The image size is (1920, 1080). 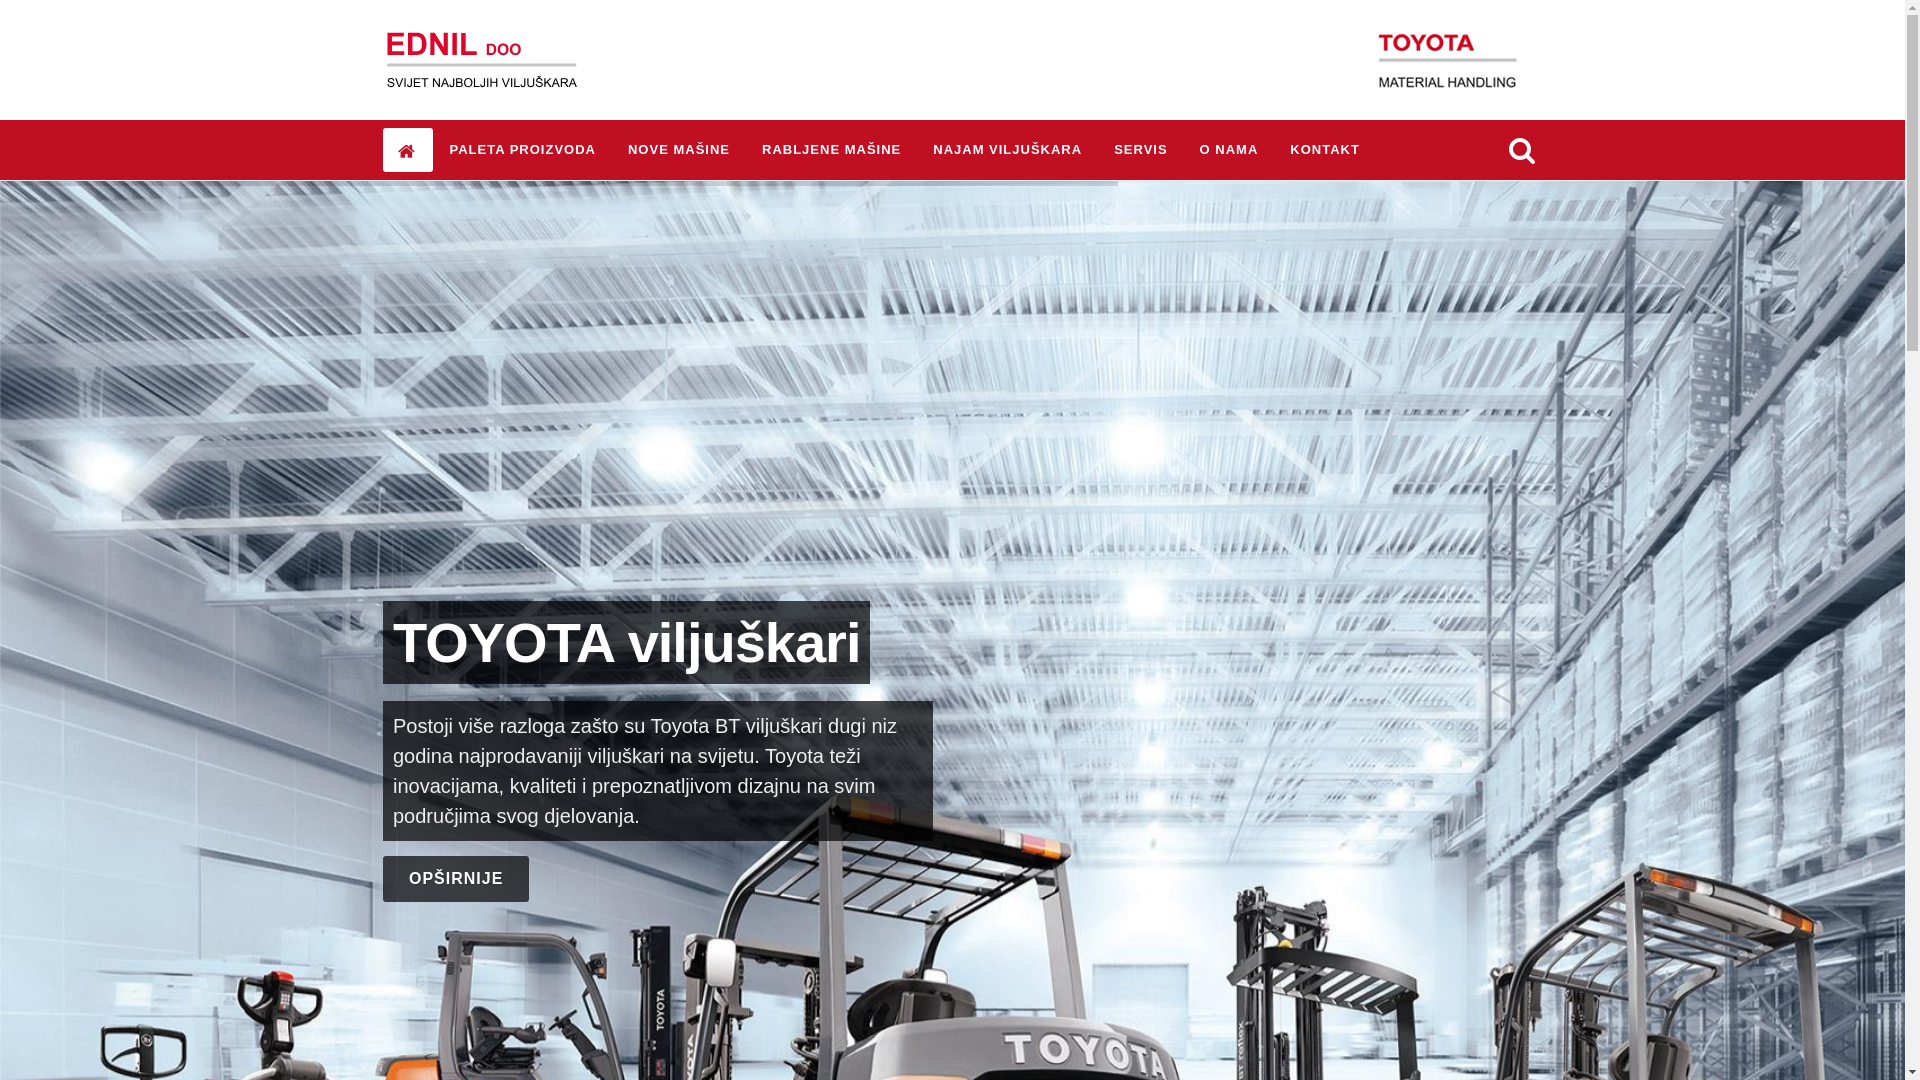 I want to click on 'O NAMA', so click(x=1228, y=149).